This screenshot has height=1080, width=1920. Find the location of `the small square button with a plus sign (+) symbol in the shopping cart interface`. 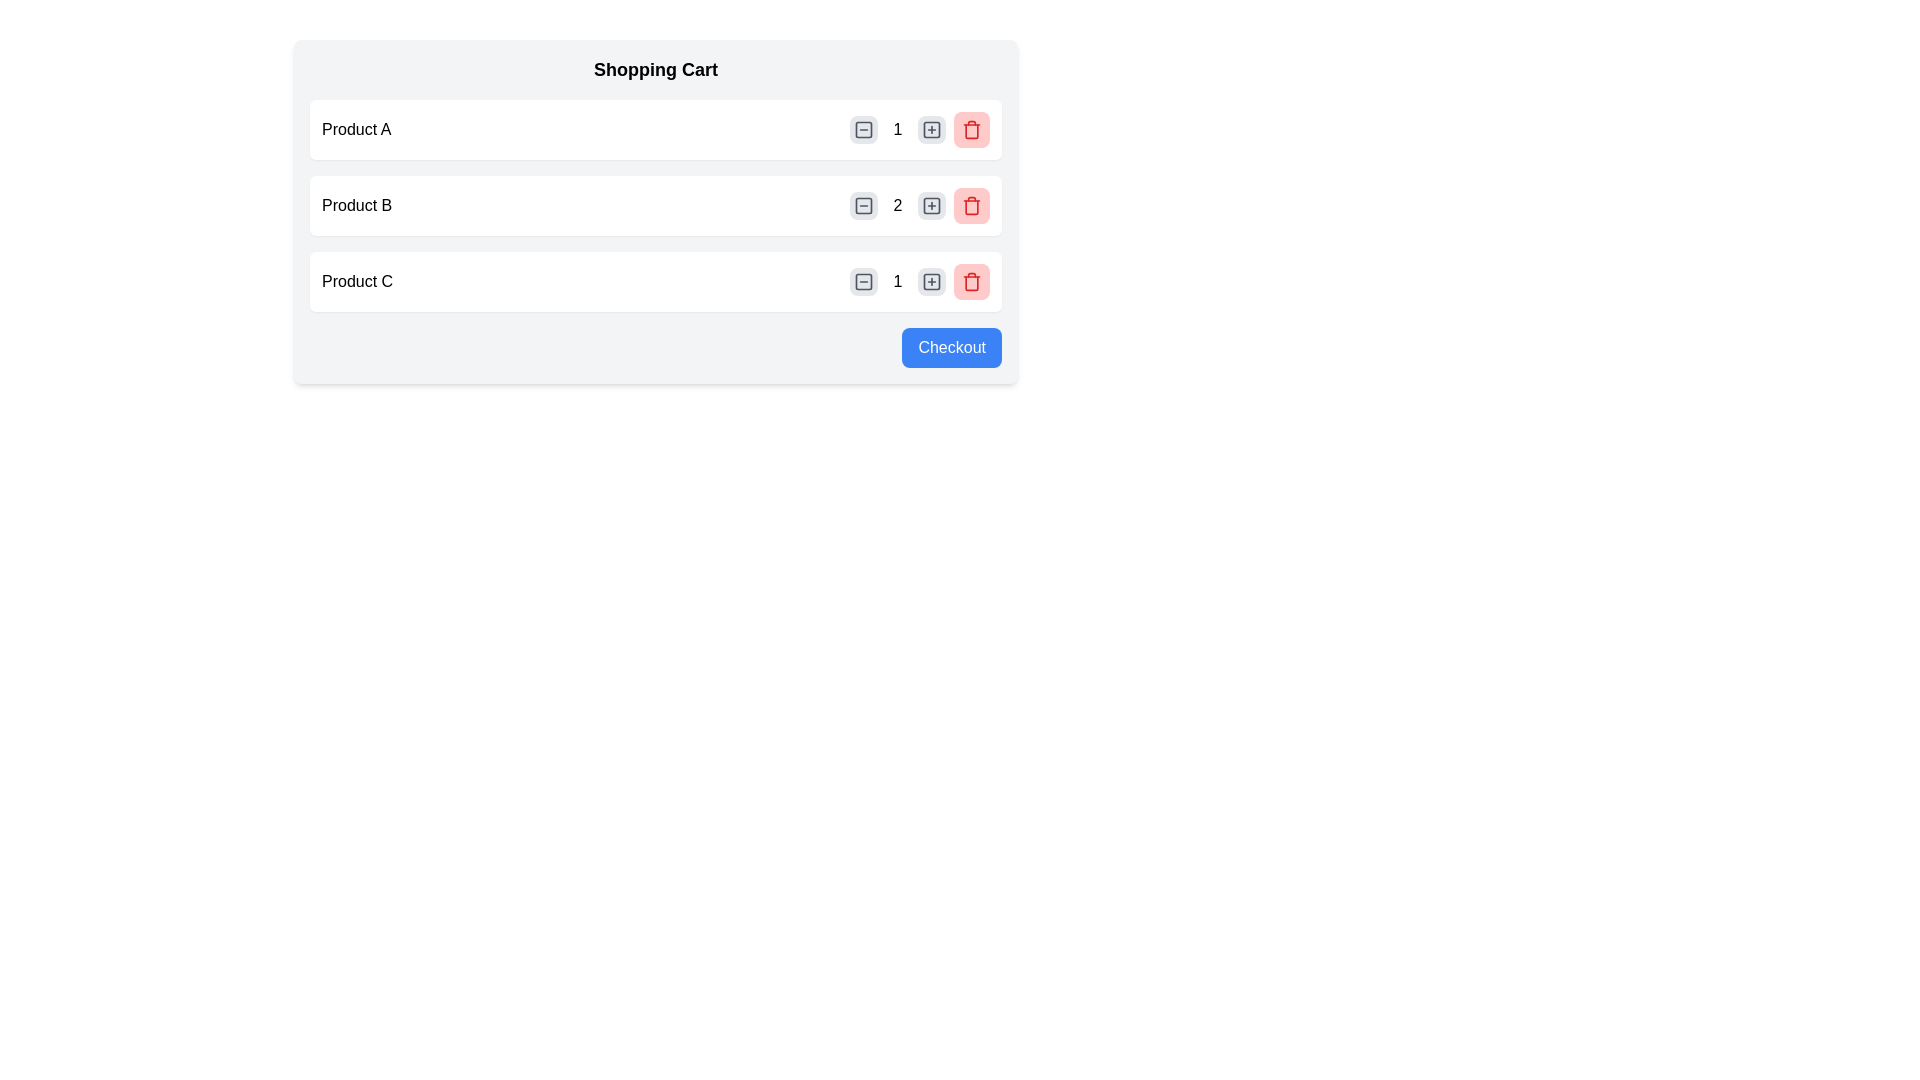

the small square button with a plus sign (+) symbol in the shopping cart interface is located at coordinates (930, 281).